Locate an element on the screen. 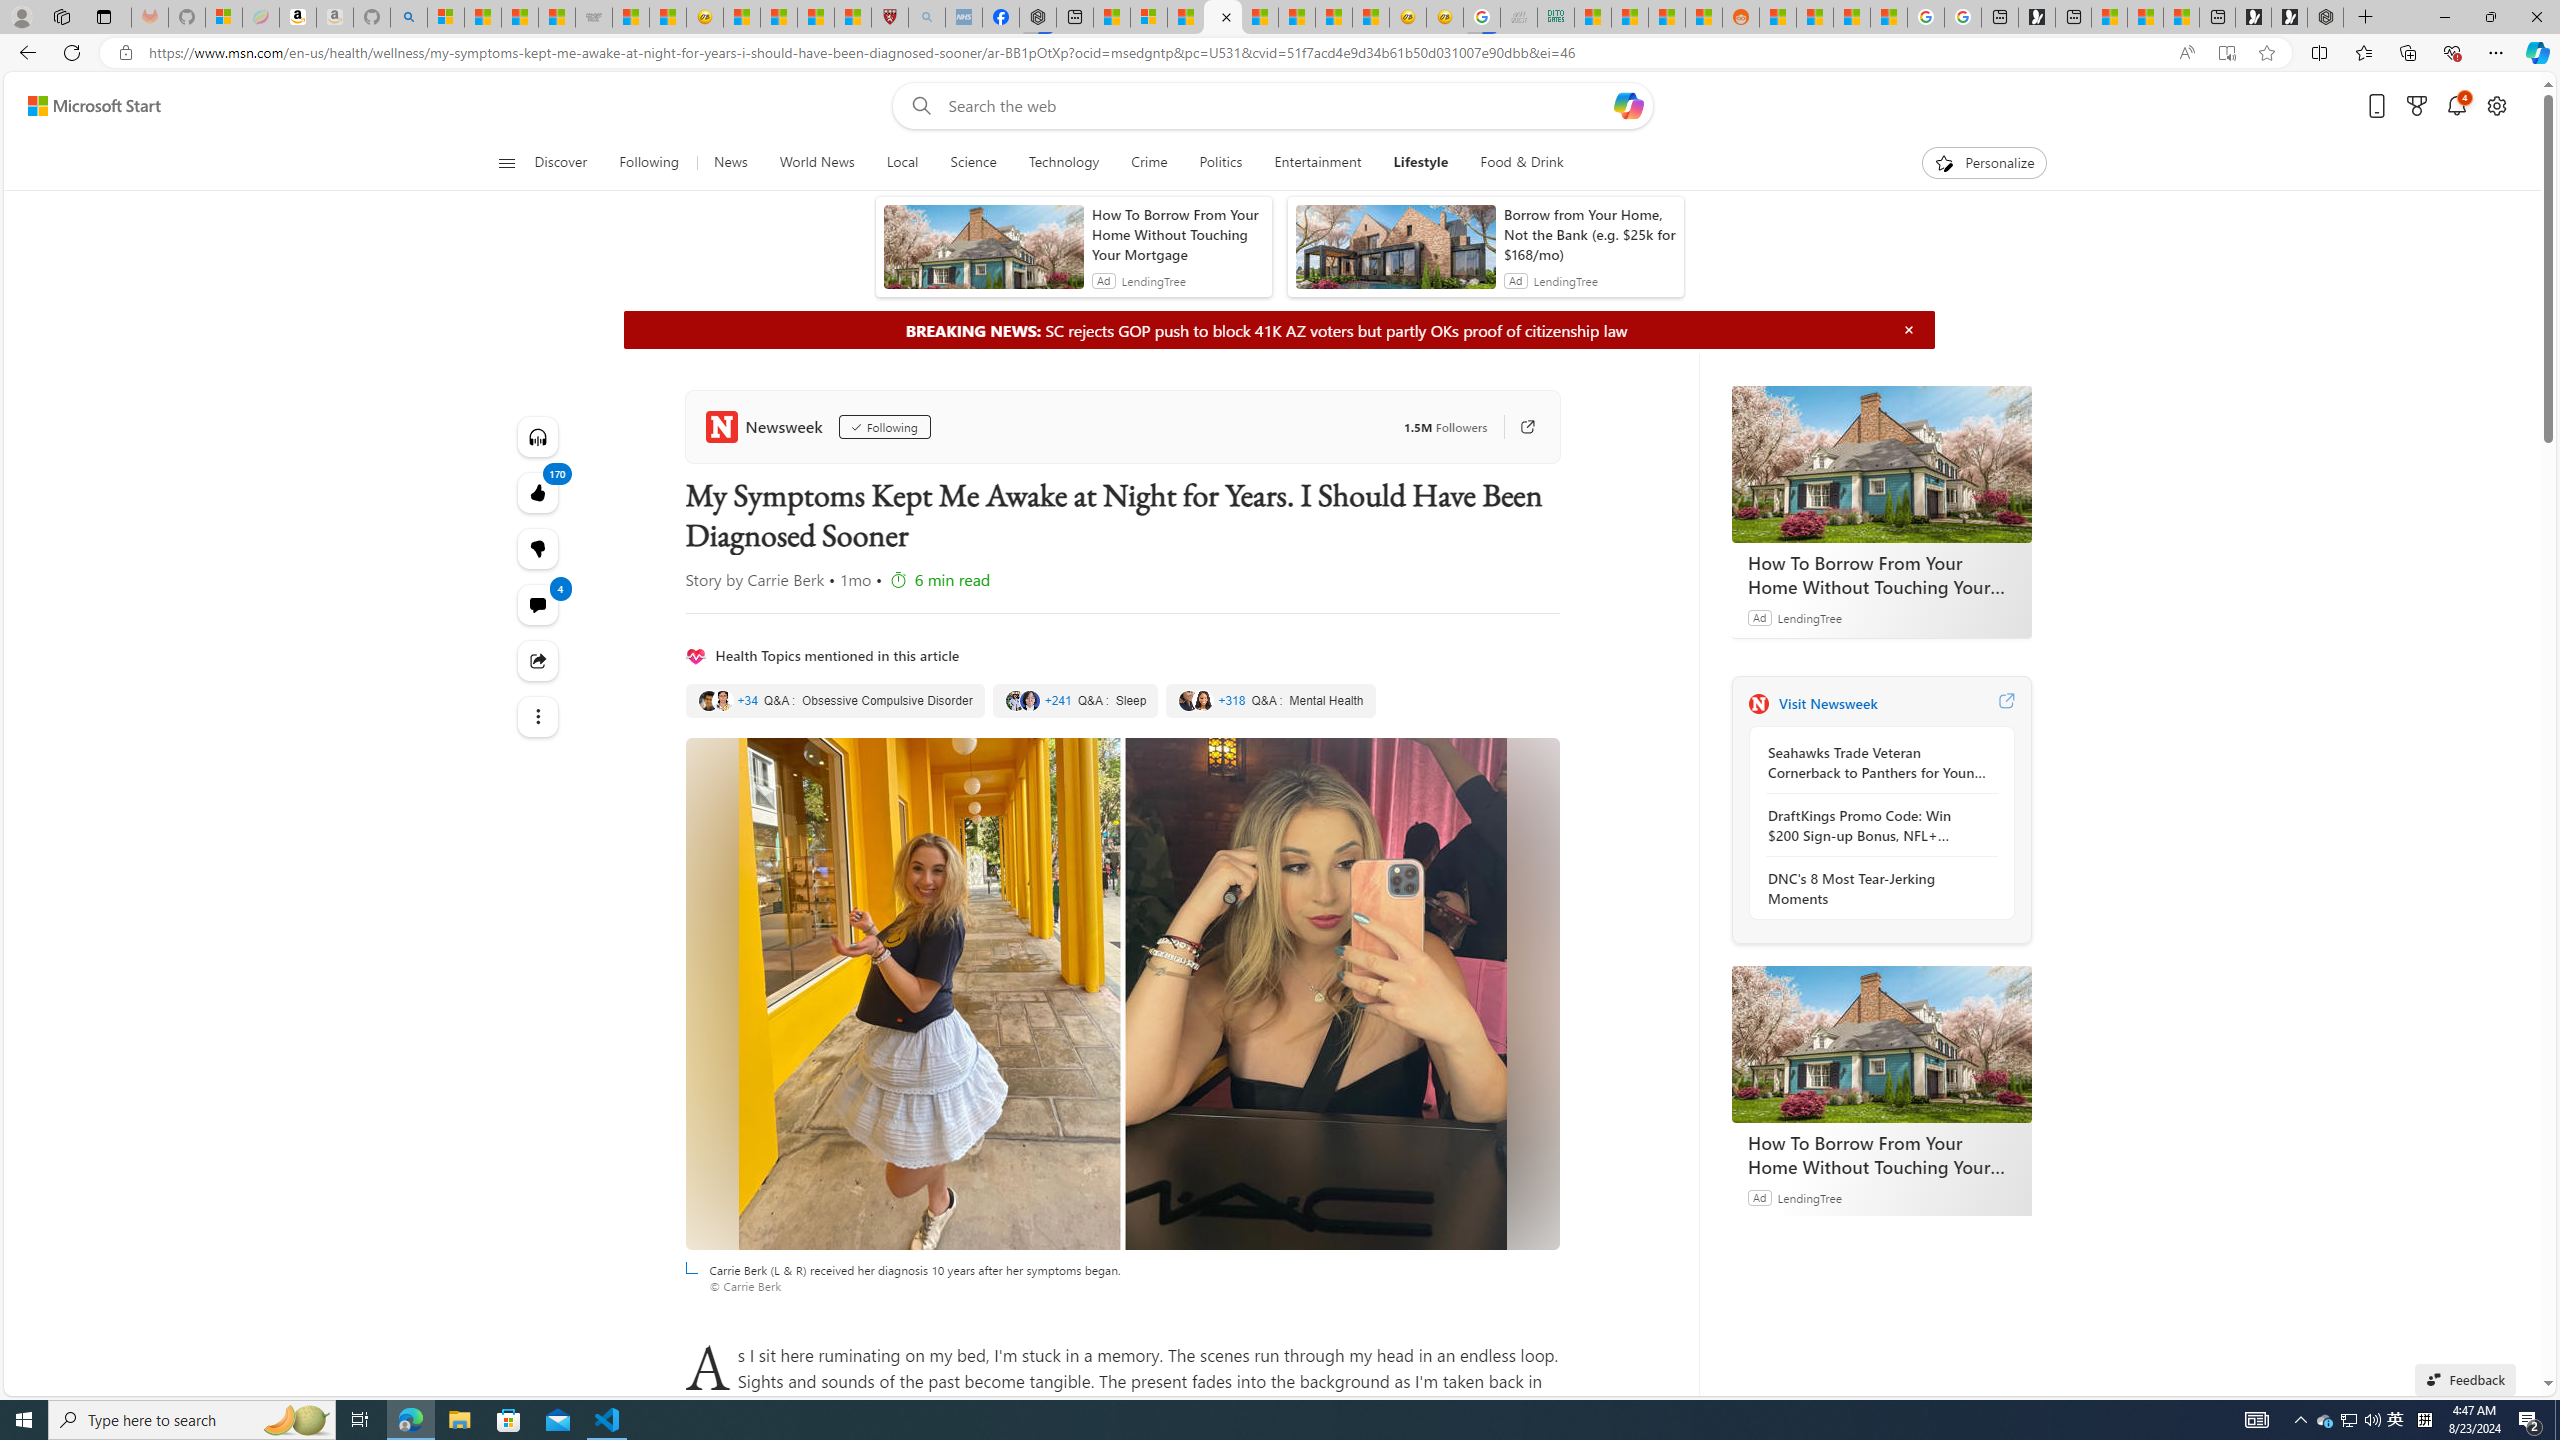 The width and height of the screenshot is (2560, 1440). '170' is located at coordinates (537, 548).